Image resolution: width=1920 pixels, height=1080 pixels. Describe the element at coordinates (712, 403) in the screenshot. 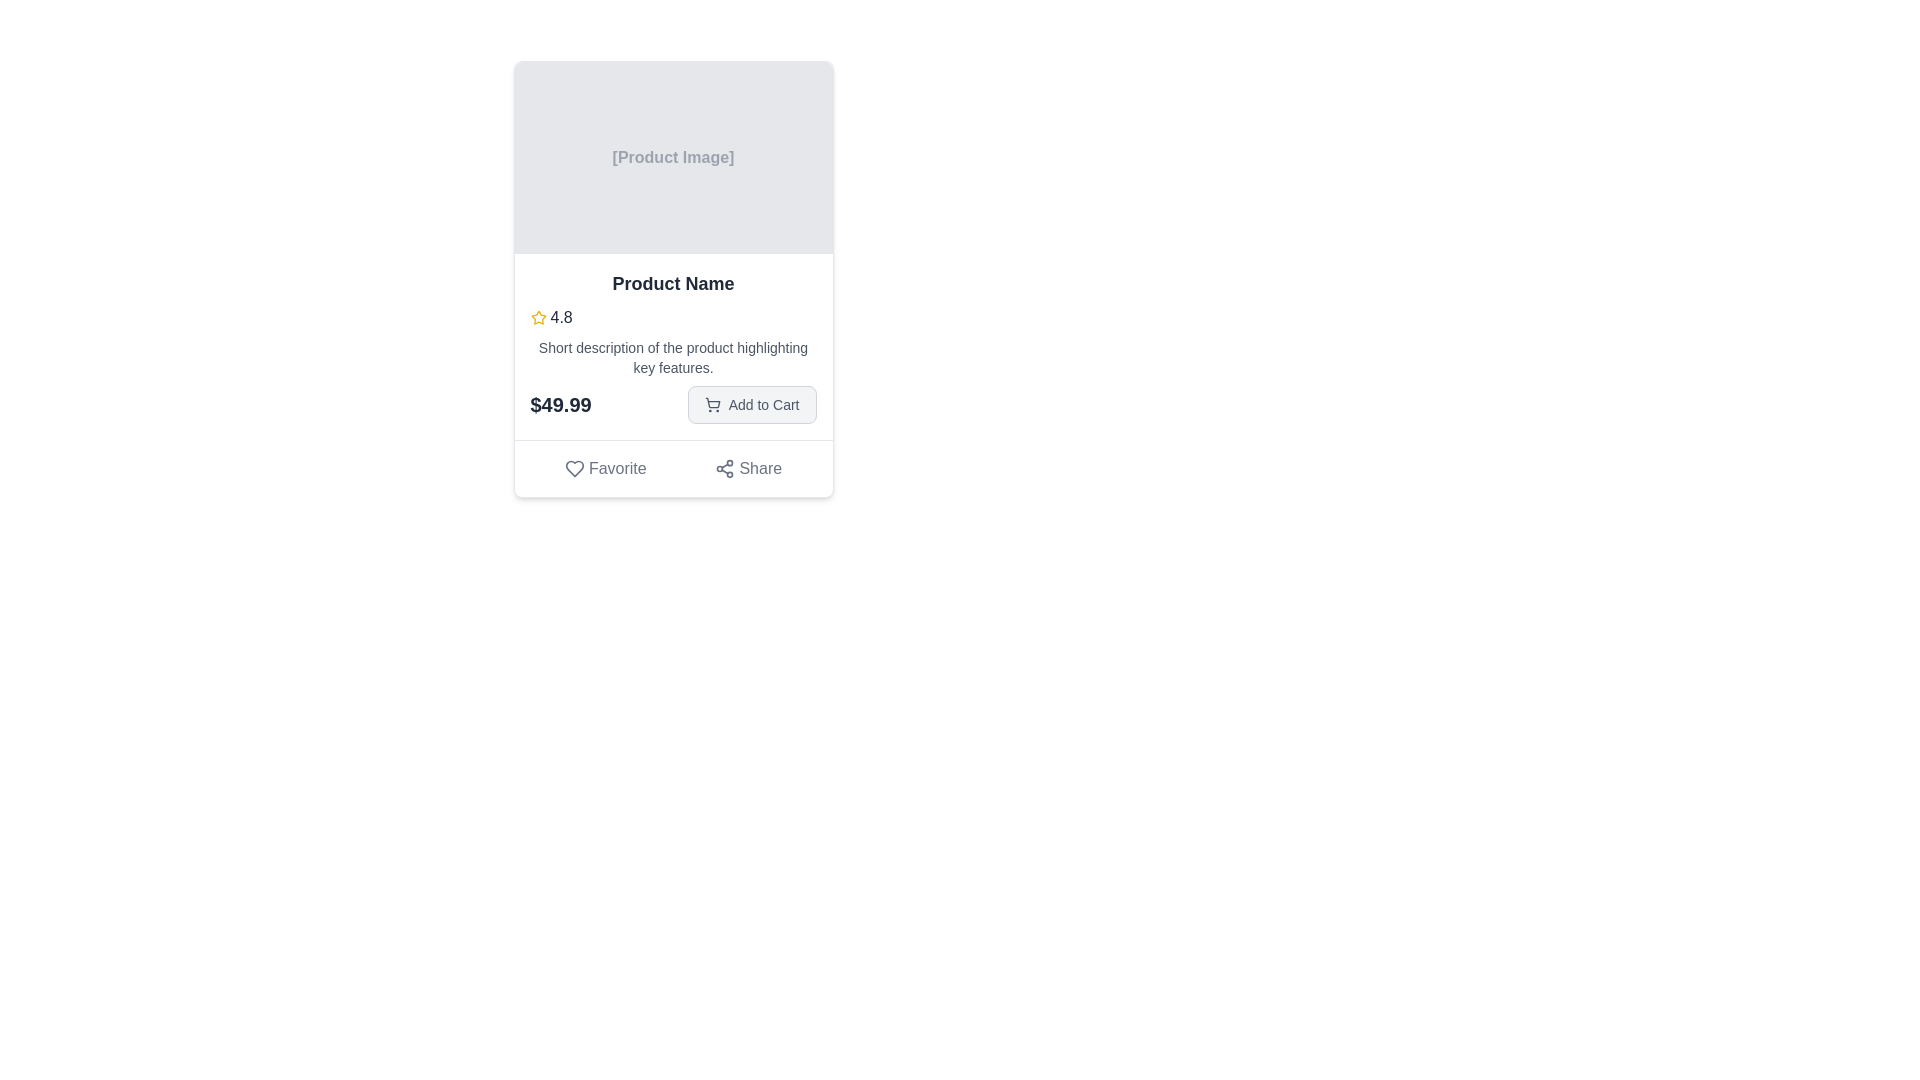

I see `the shopping cart icon located within the 'Add to Cart' button below the product description and price on the card` at that location.